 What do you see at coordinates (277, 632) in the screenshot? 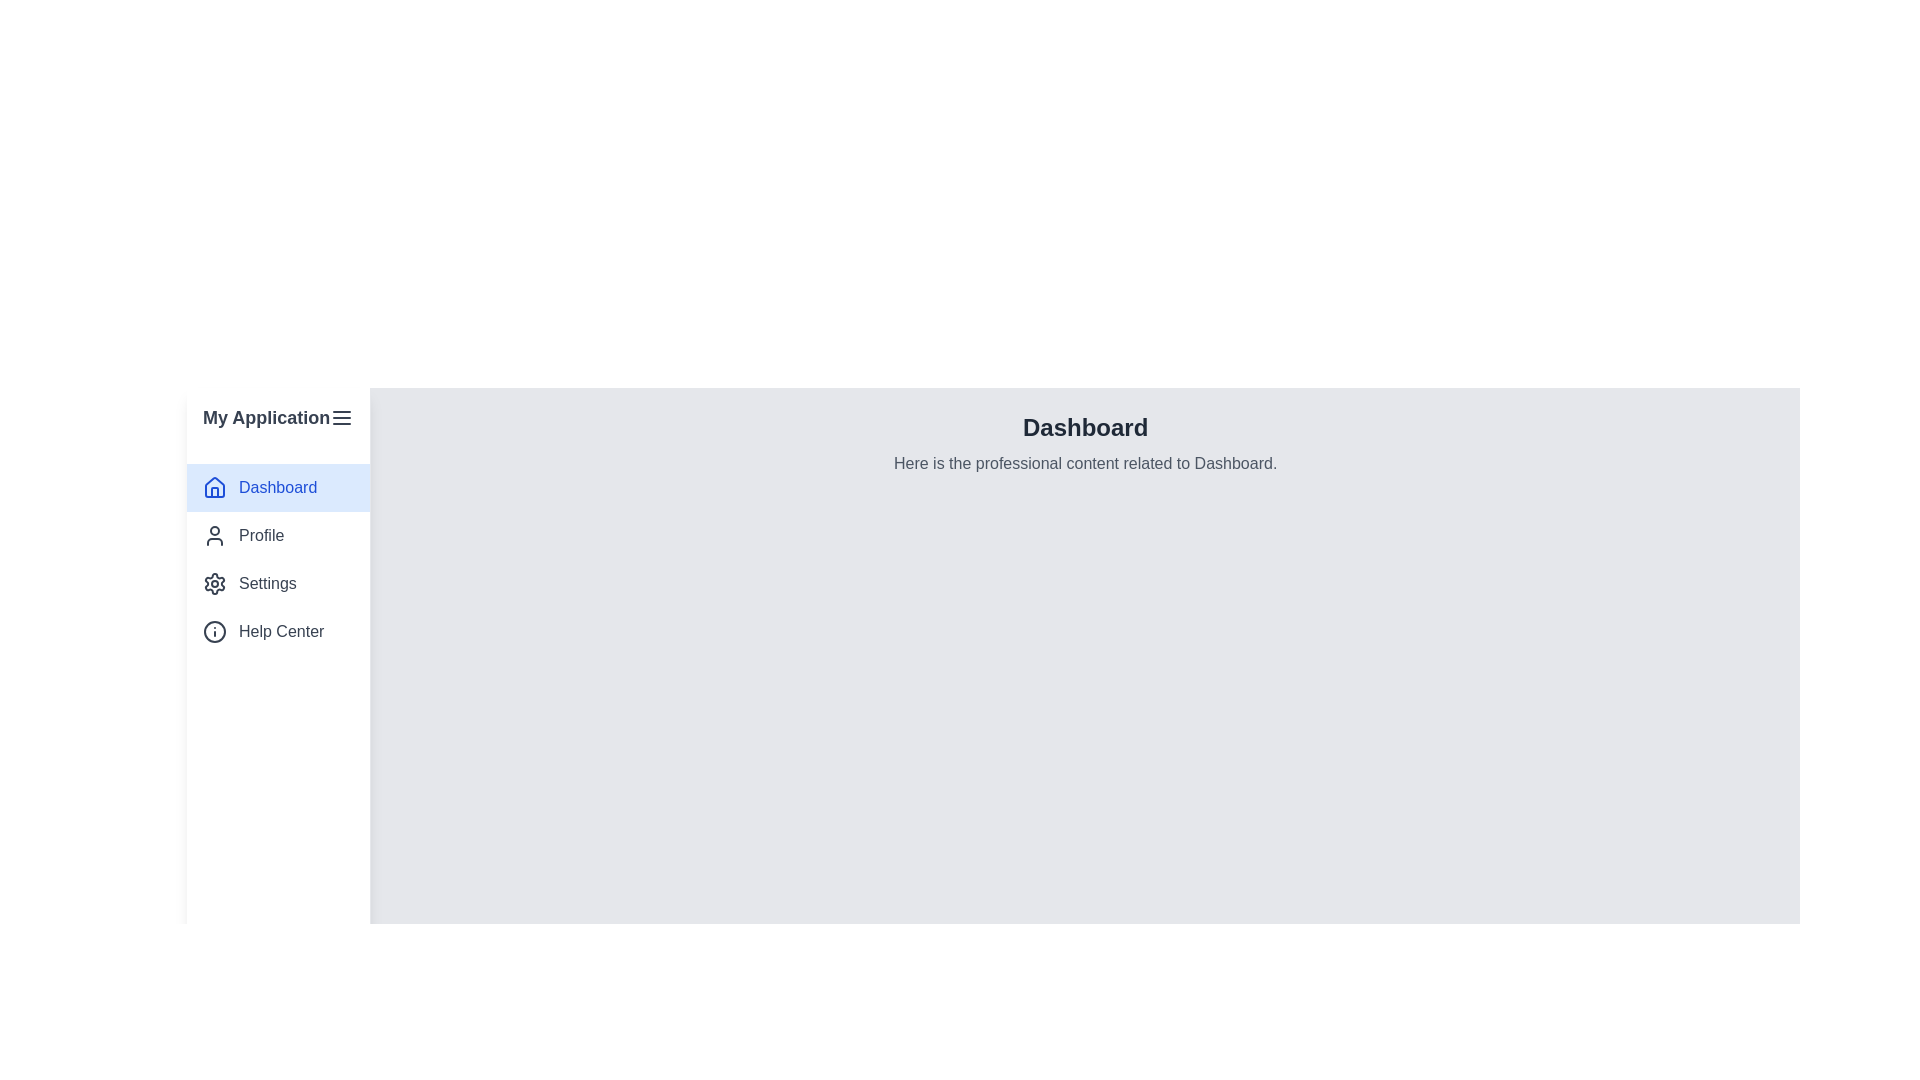
I see `the 'Help Center' sidebar menu item, which features an information icon and prominent text, located at the bottom of the sidebar menu` at bounding box center [277, 632].